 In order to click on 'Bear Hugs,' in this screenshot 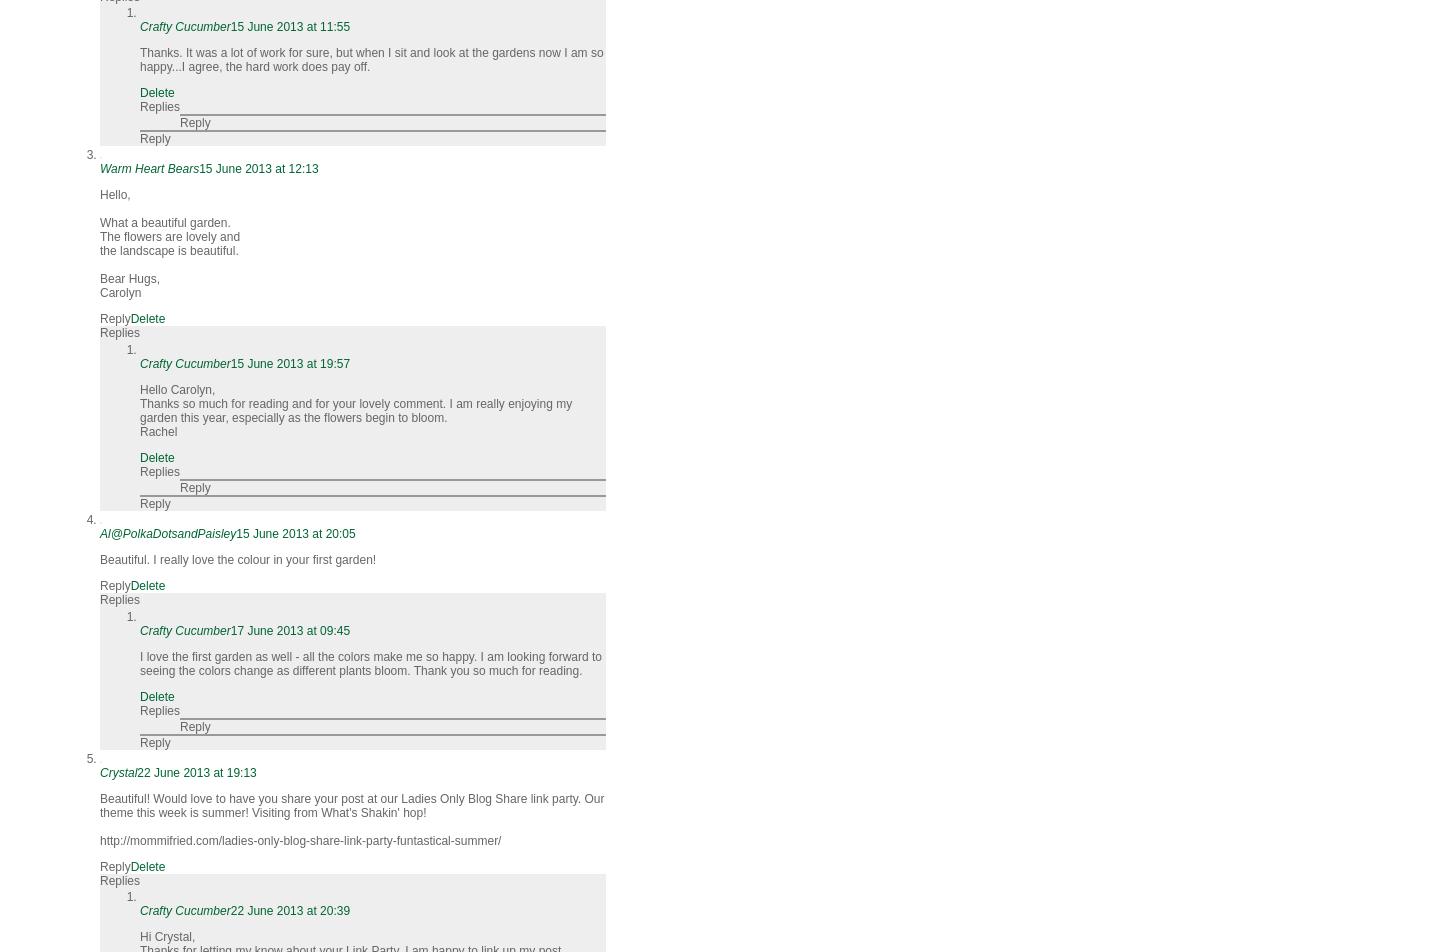, I will do `click(129, 279)`.